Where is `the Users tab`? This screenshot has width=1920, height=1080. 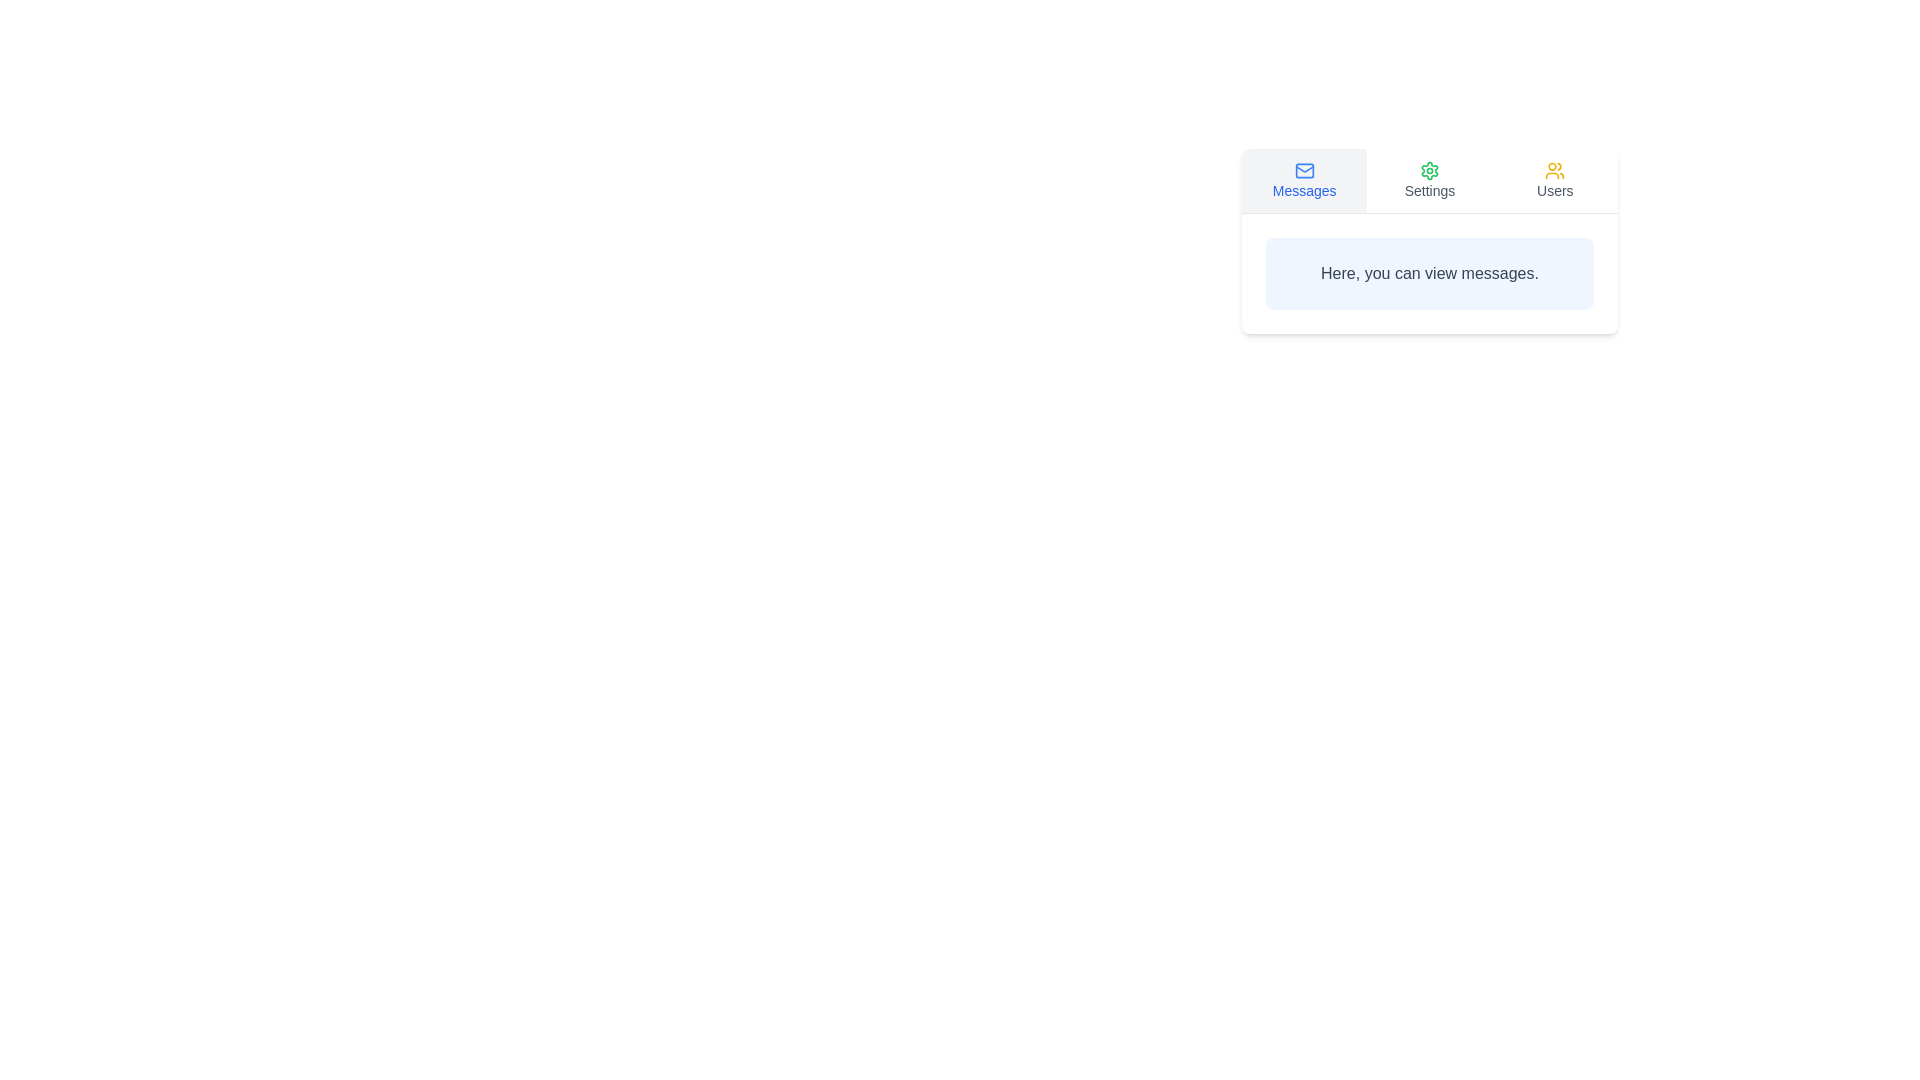 the Users tab is located at coordinates (1554, 181).